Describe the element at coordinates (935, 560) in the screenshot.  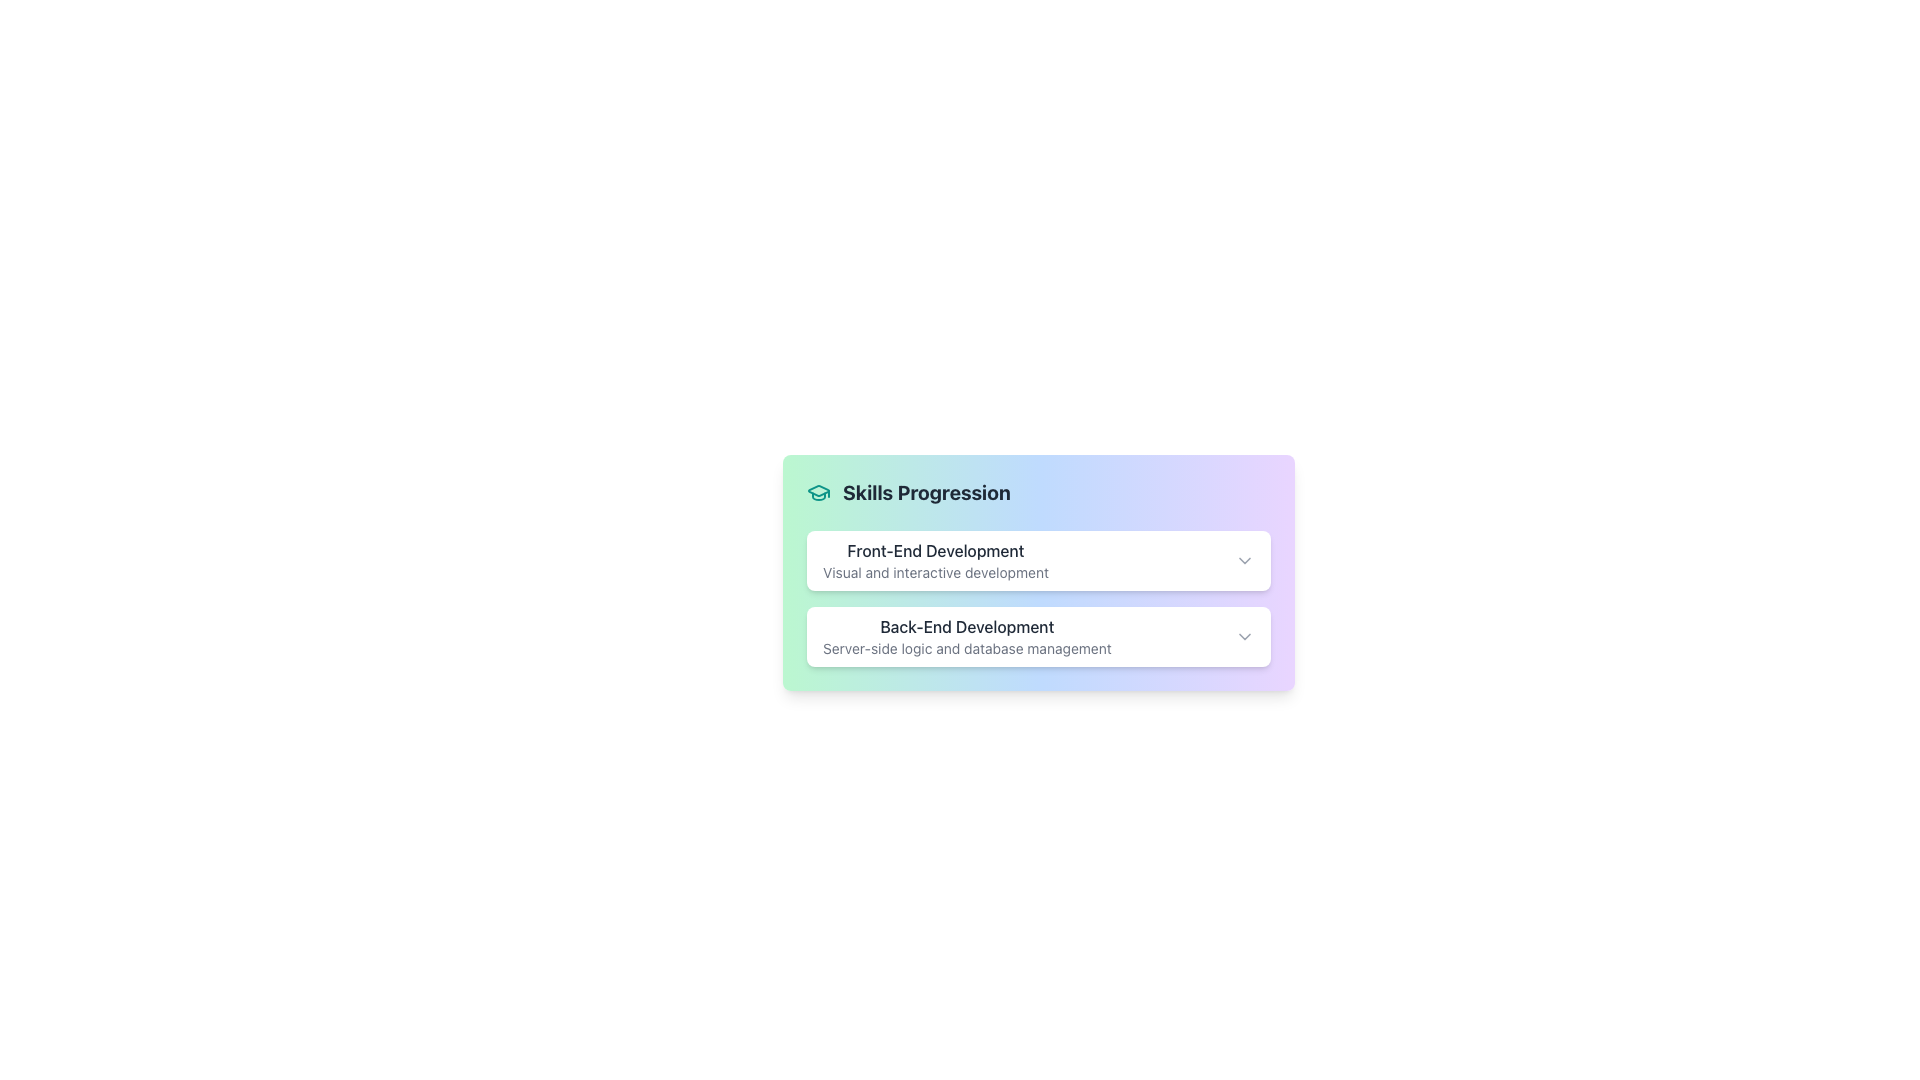
I see `the 'Front-End Development' text block in the 'Skills Progression' interface` at that location.